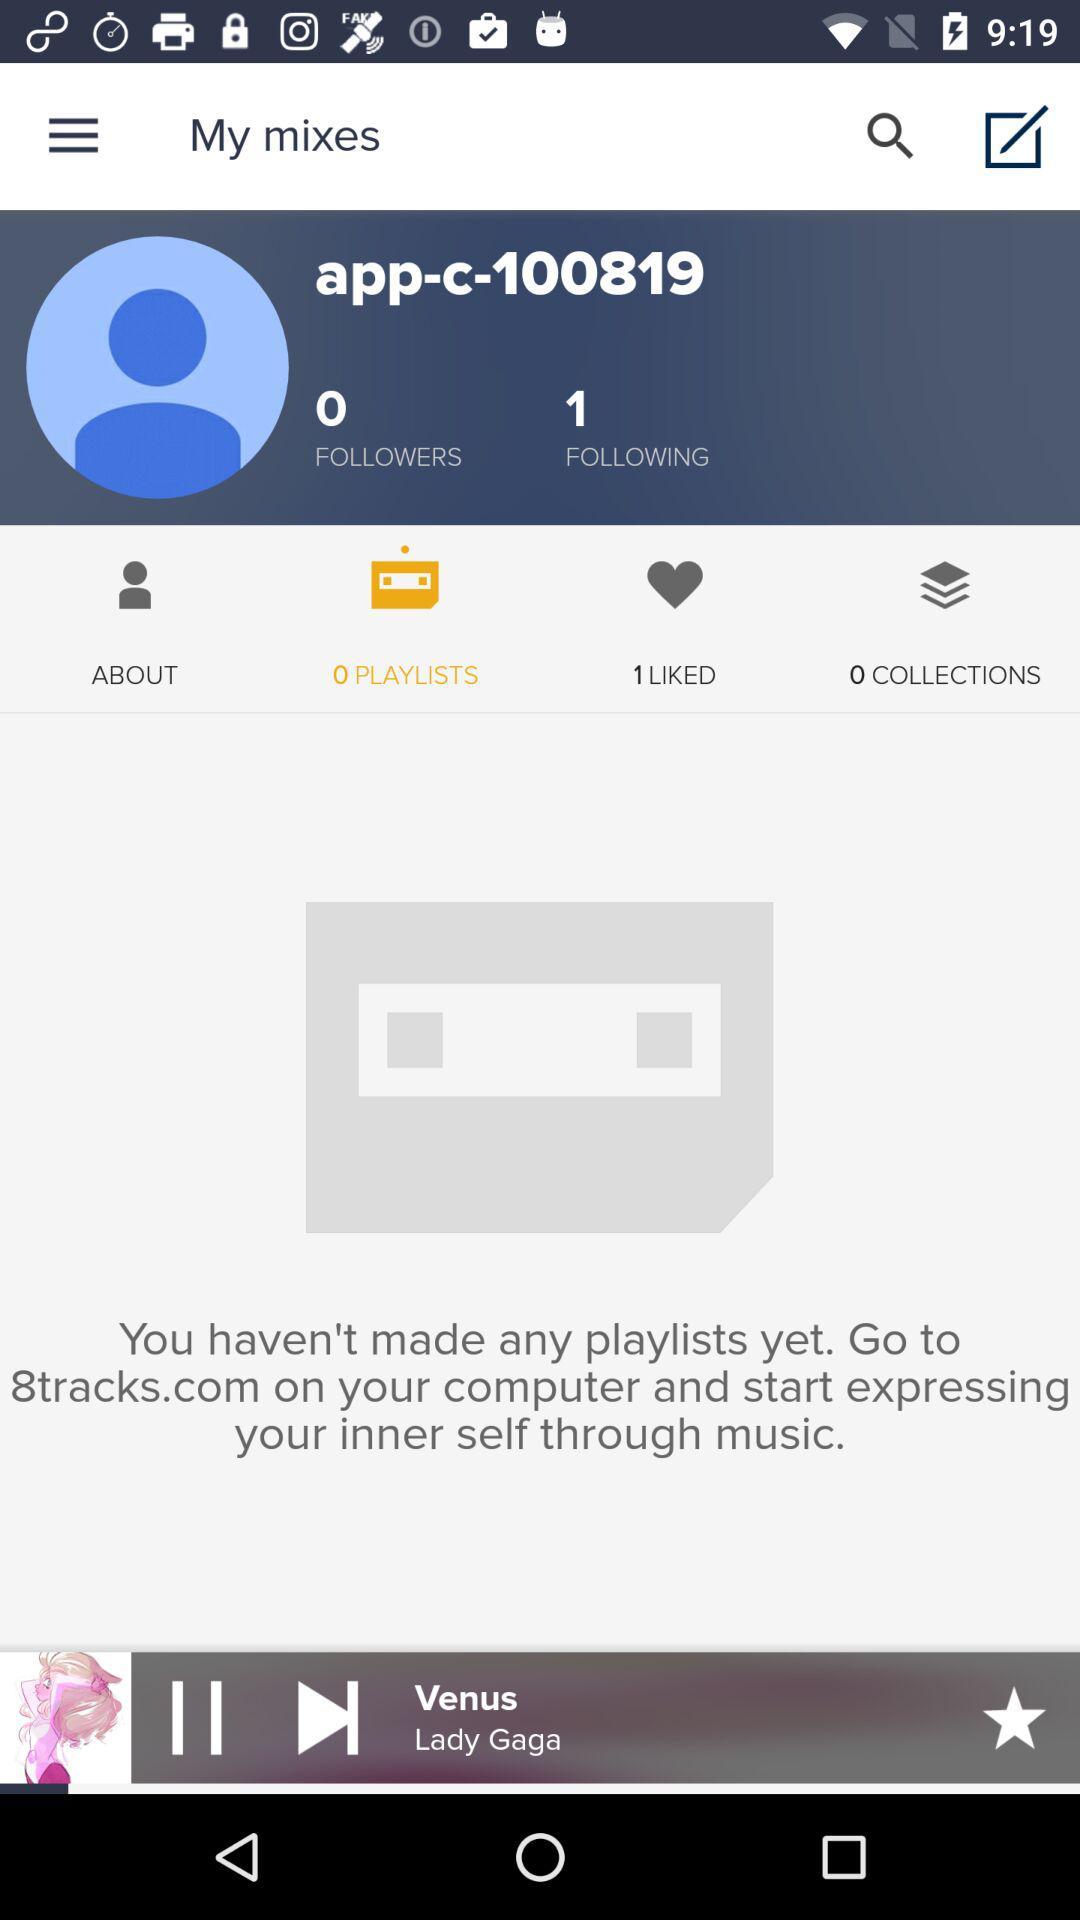  I want to click on icon below 0 item, so click(637, 456).